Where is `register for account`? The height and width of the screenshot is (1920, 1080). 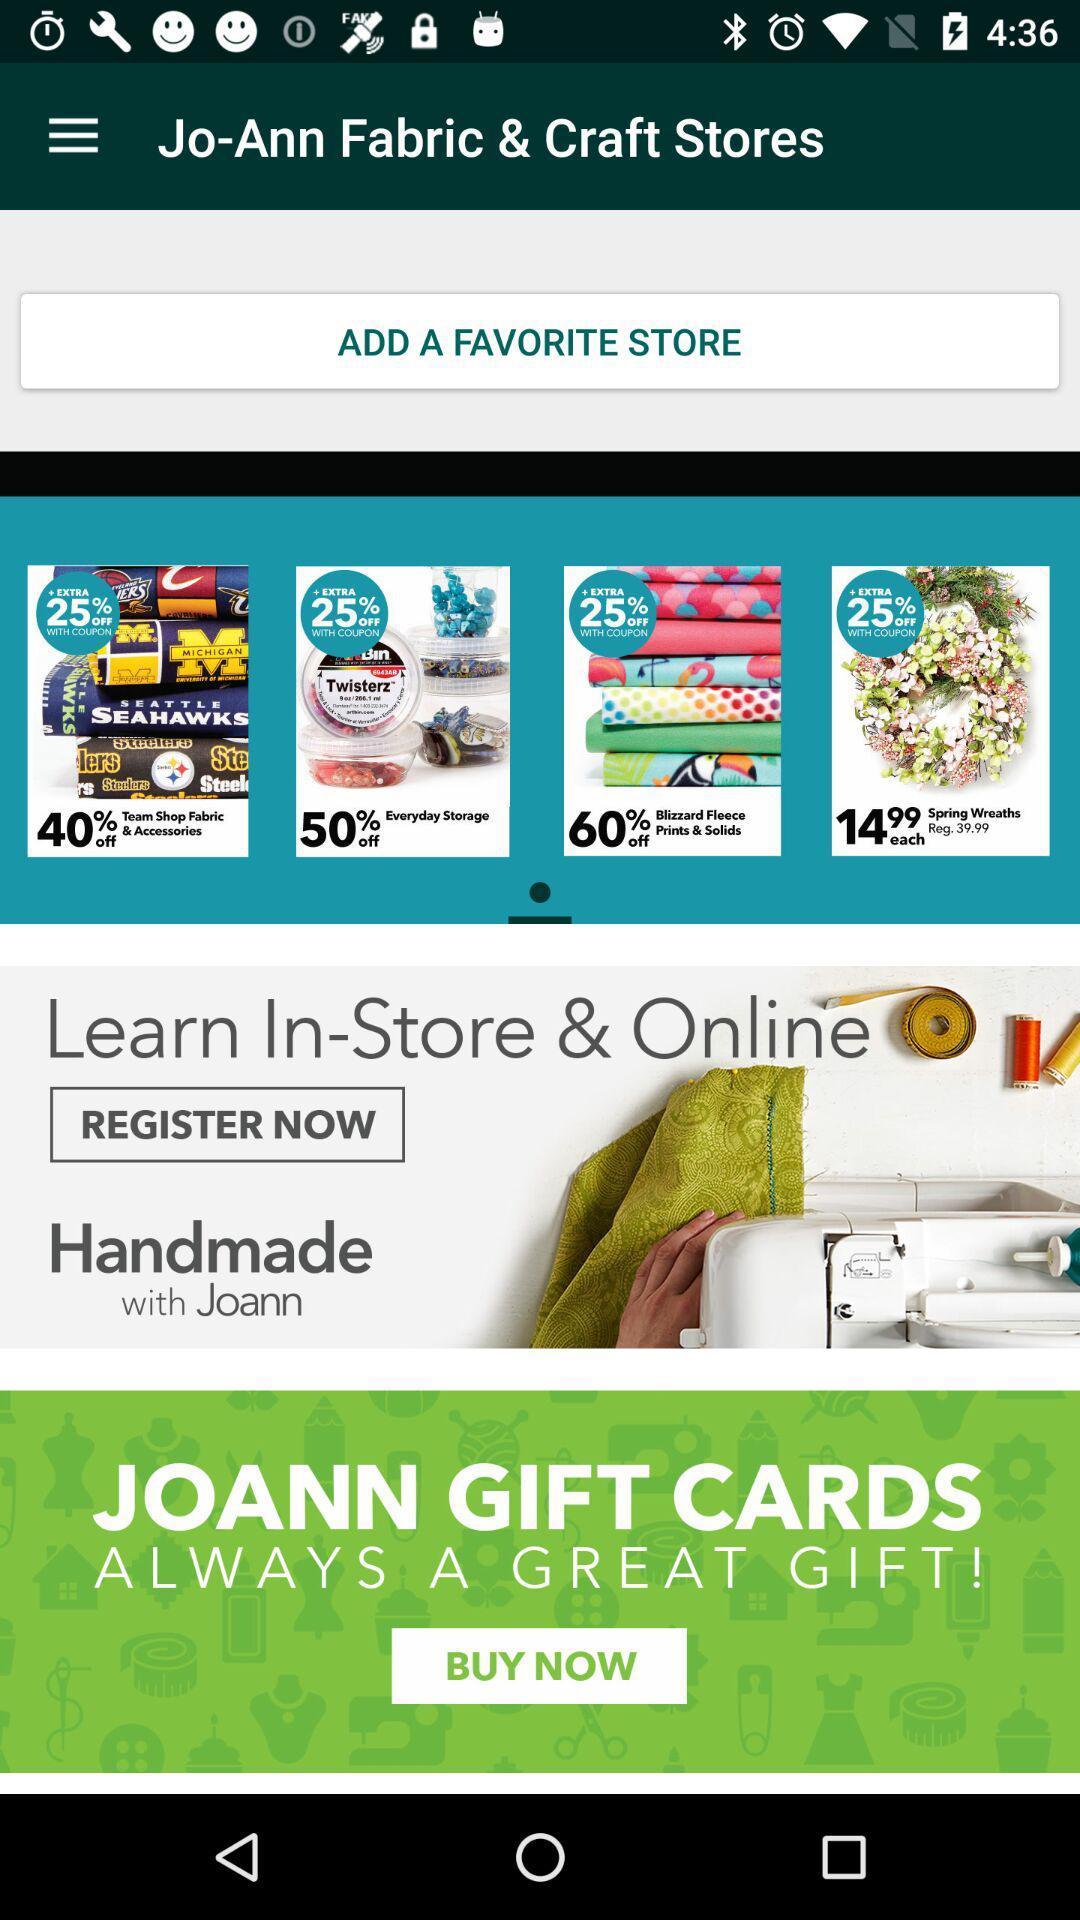 register for account is located at coordinates (540, 1157).